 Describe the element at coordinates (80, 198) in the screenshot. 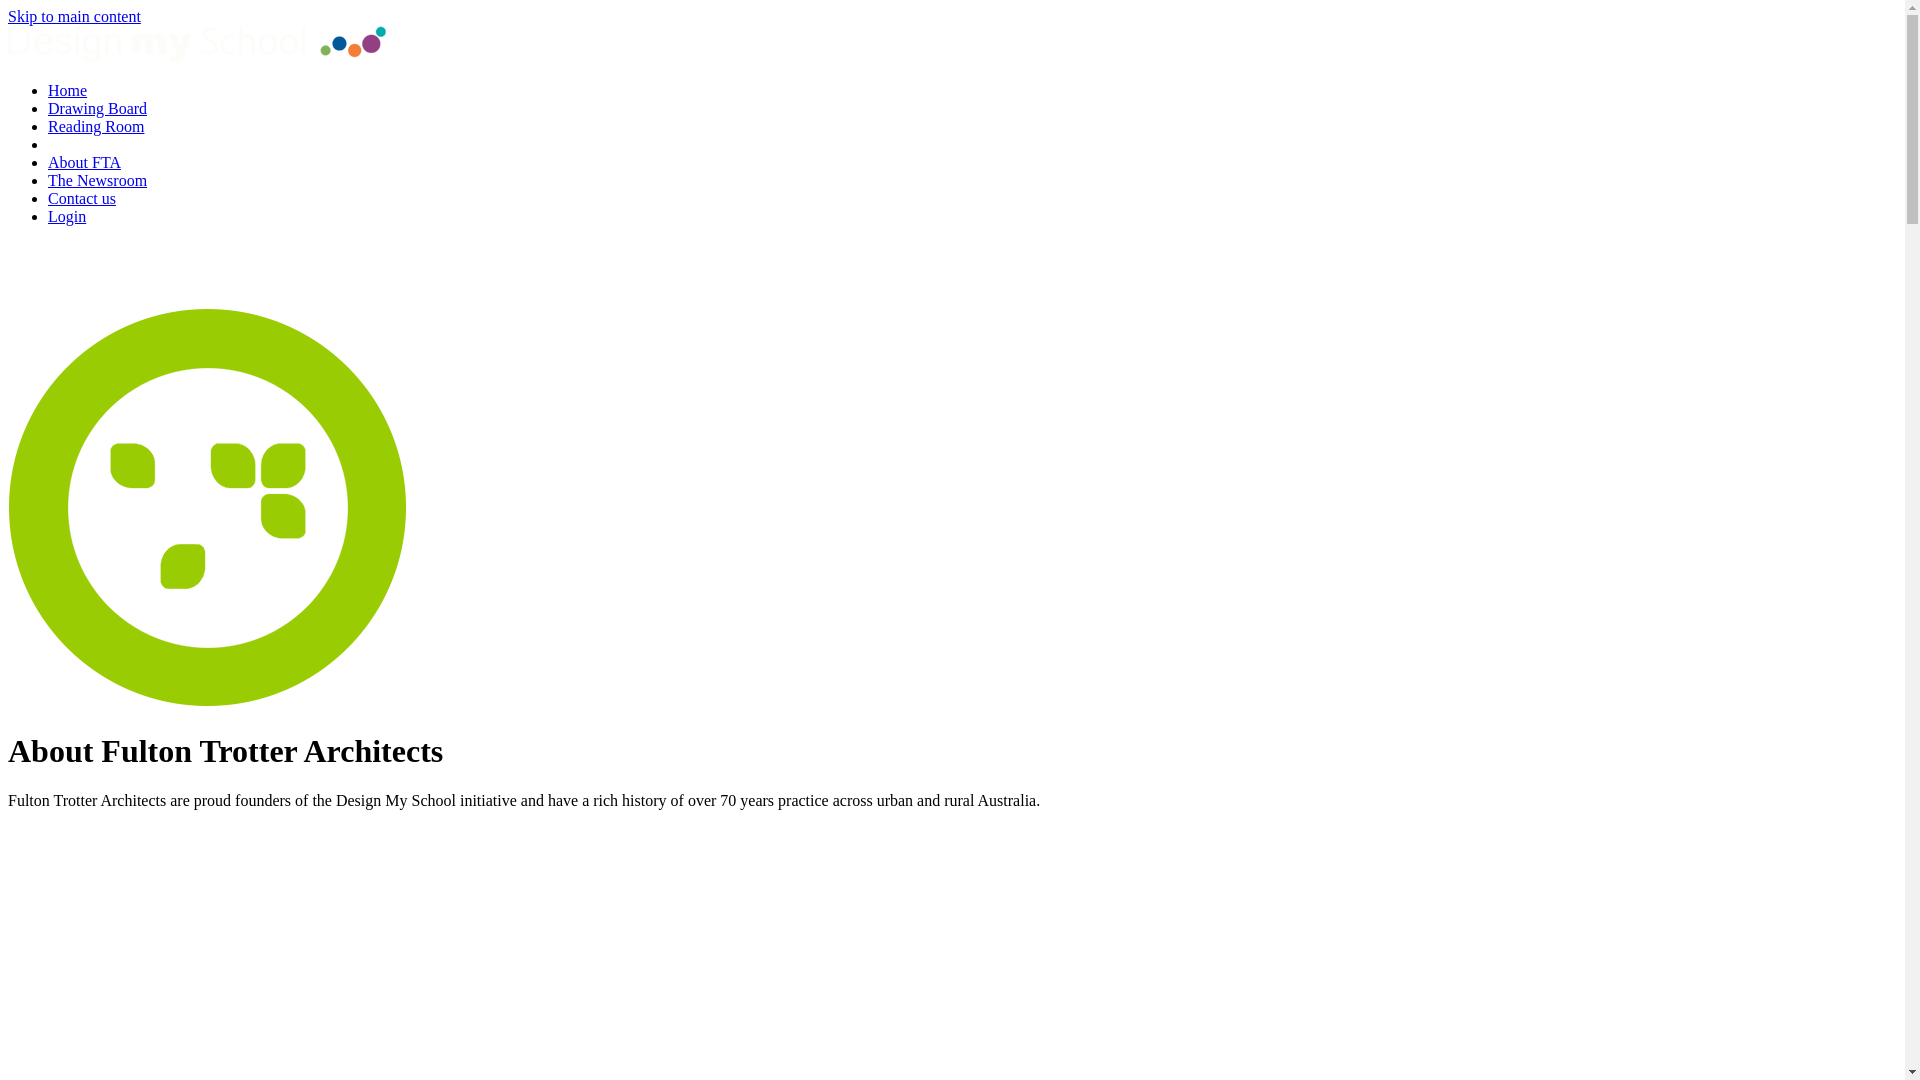

I see `'Contact us'` at that location.